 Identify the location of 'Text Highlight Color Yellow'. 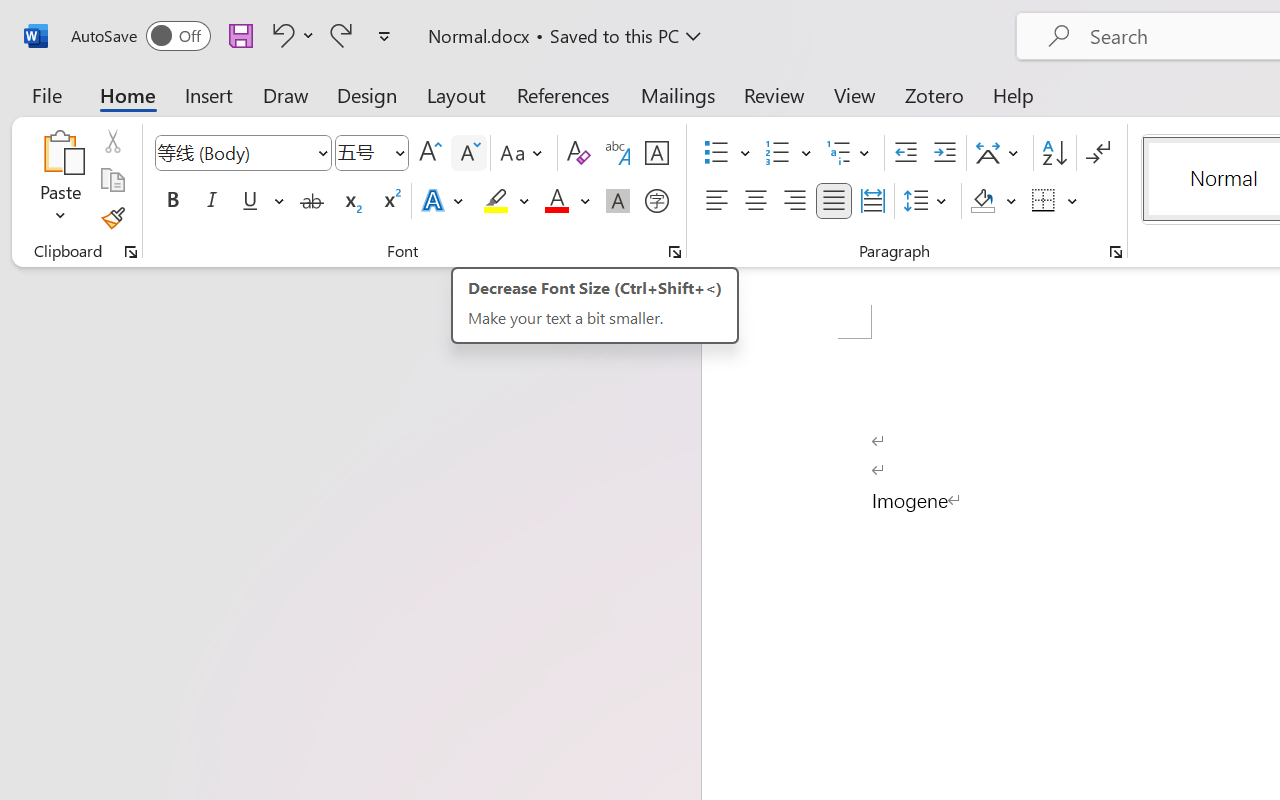
(496, 201).